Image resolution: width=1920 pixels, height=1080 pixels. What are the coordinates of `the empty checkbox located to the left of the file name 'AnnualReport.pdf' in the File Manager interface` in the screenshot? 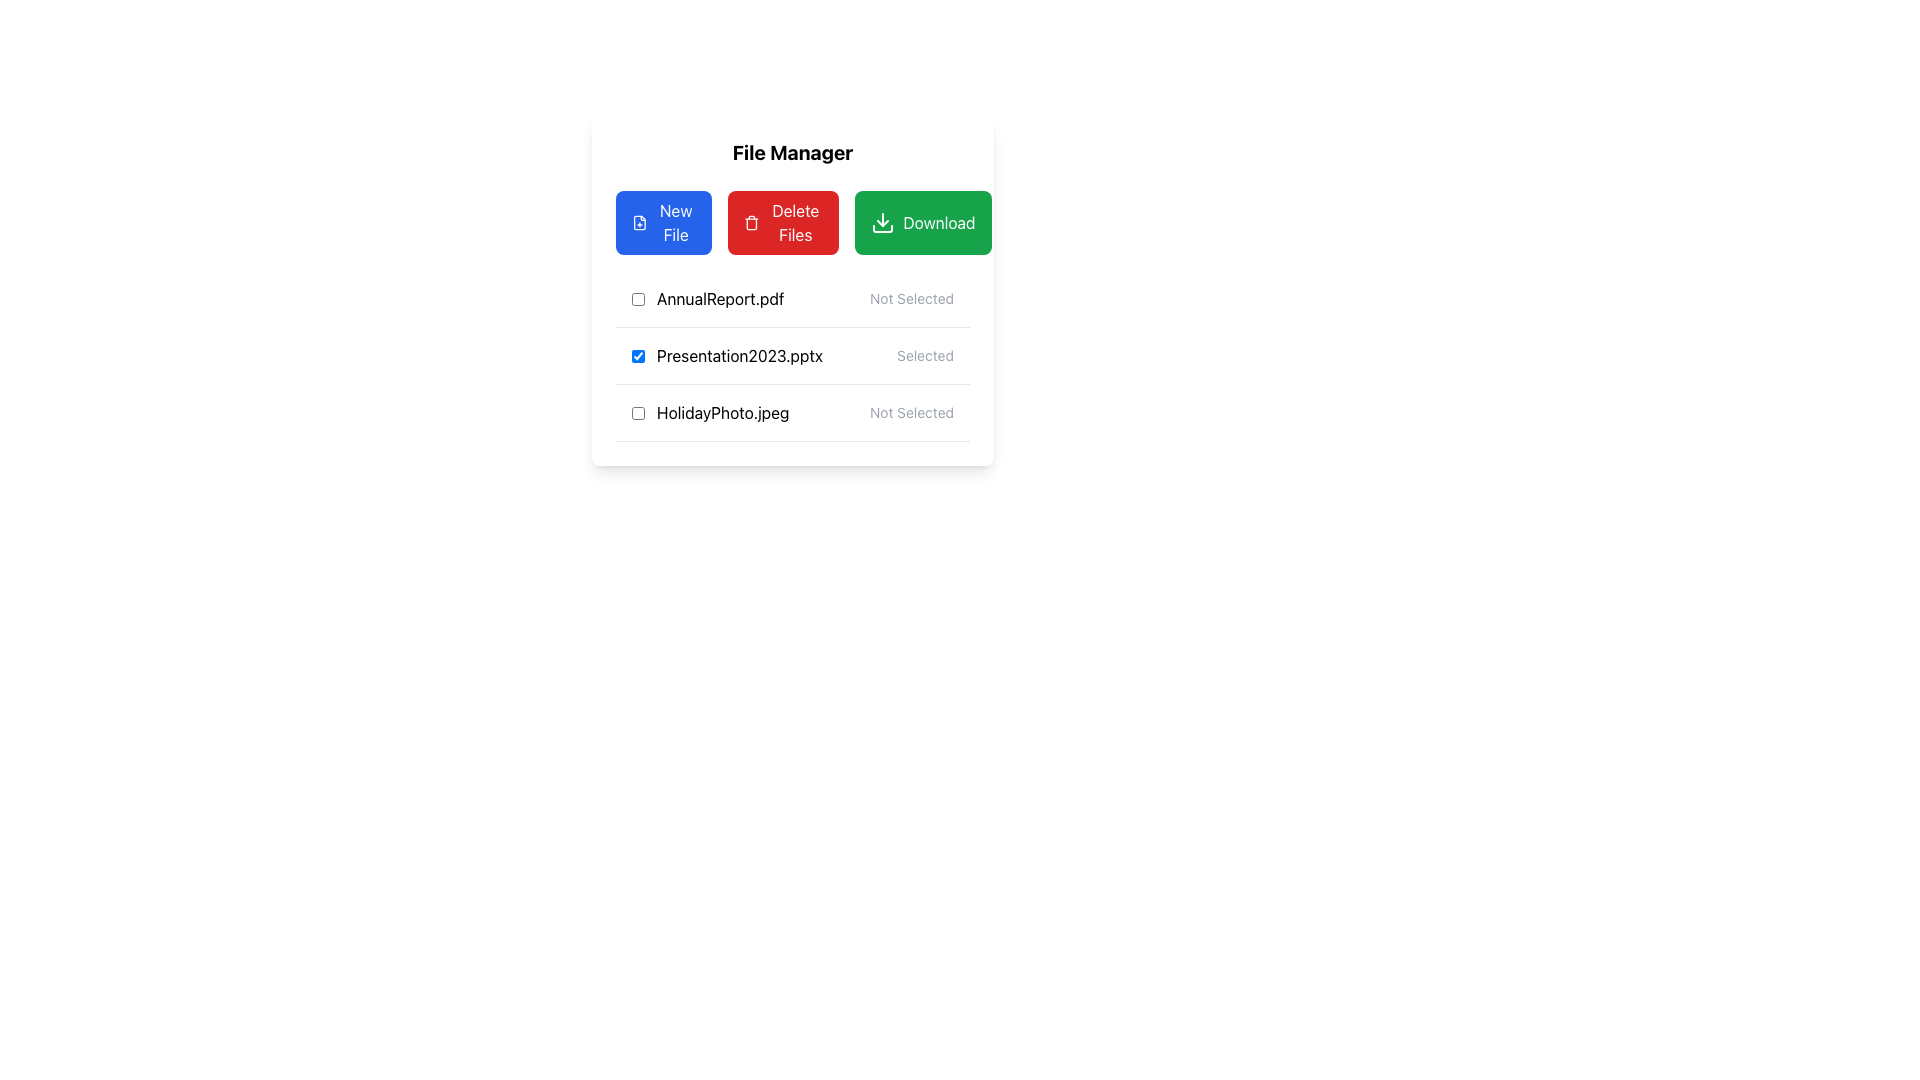 It's located at (637, 299).